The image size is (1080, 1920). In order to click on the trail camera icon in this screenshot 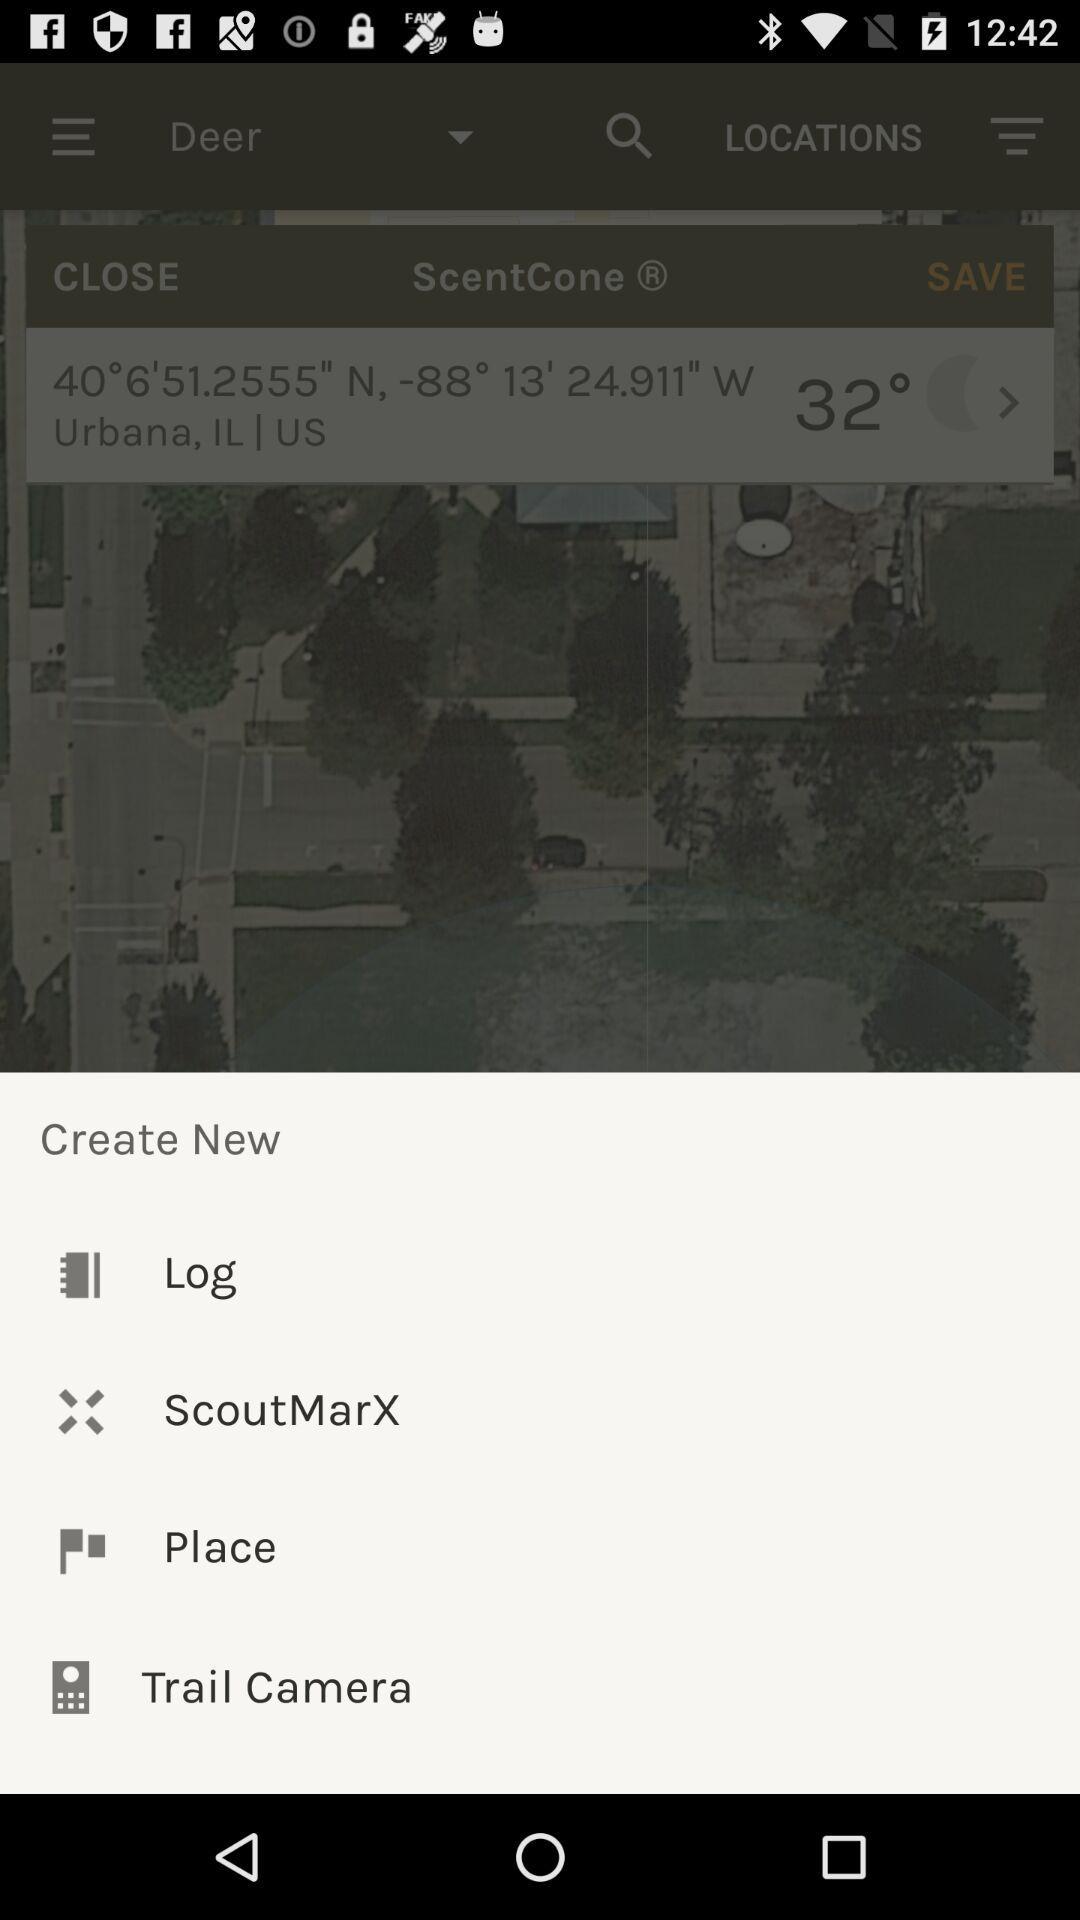, I will do `click(540, 1686)`.